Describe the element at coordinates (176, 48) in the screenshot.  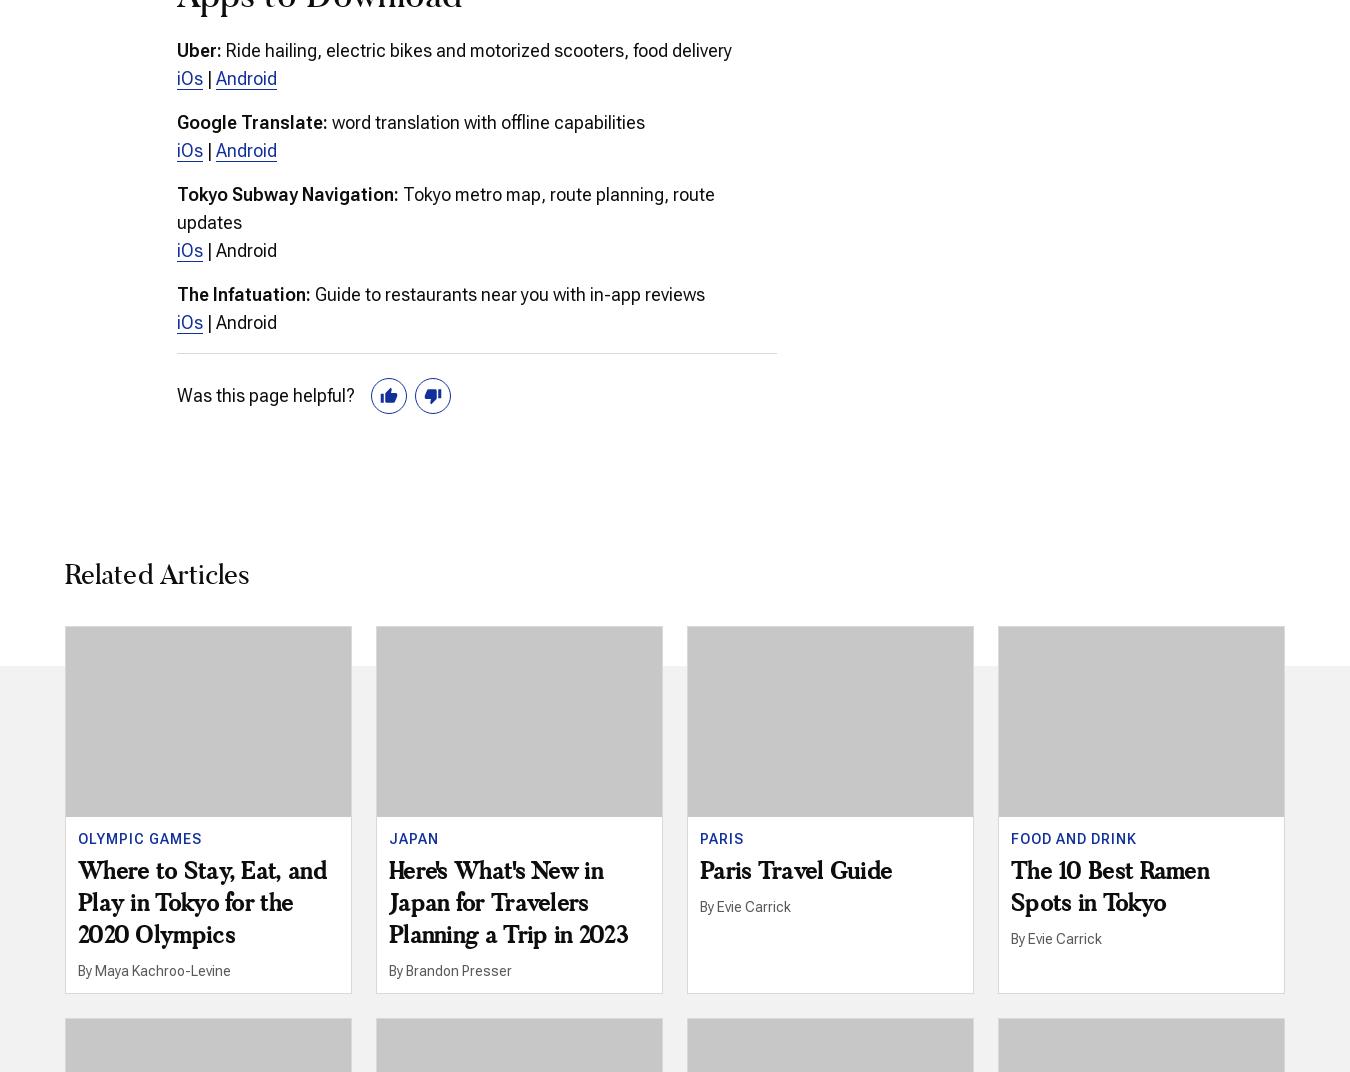
I see `'Uber:'` at that location.